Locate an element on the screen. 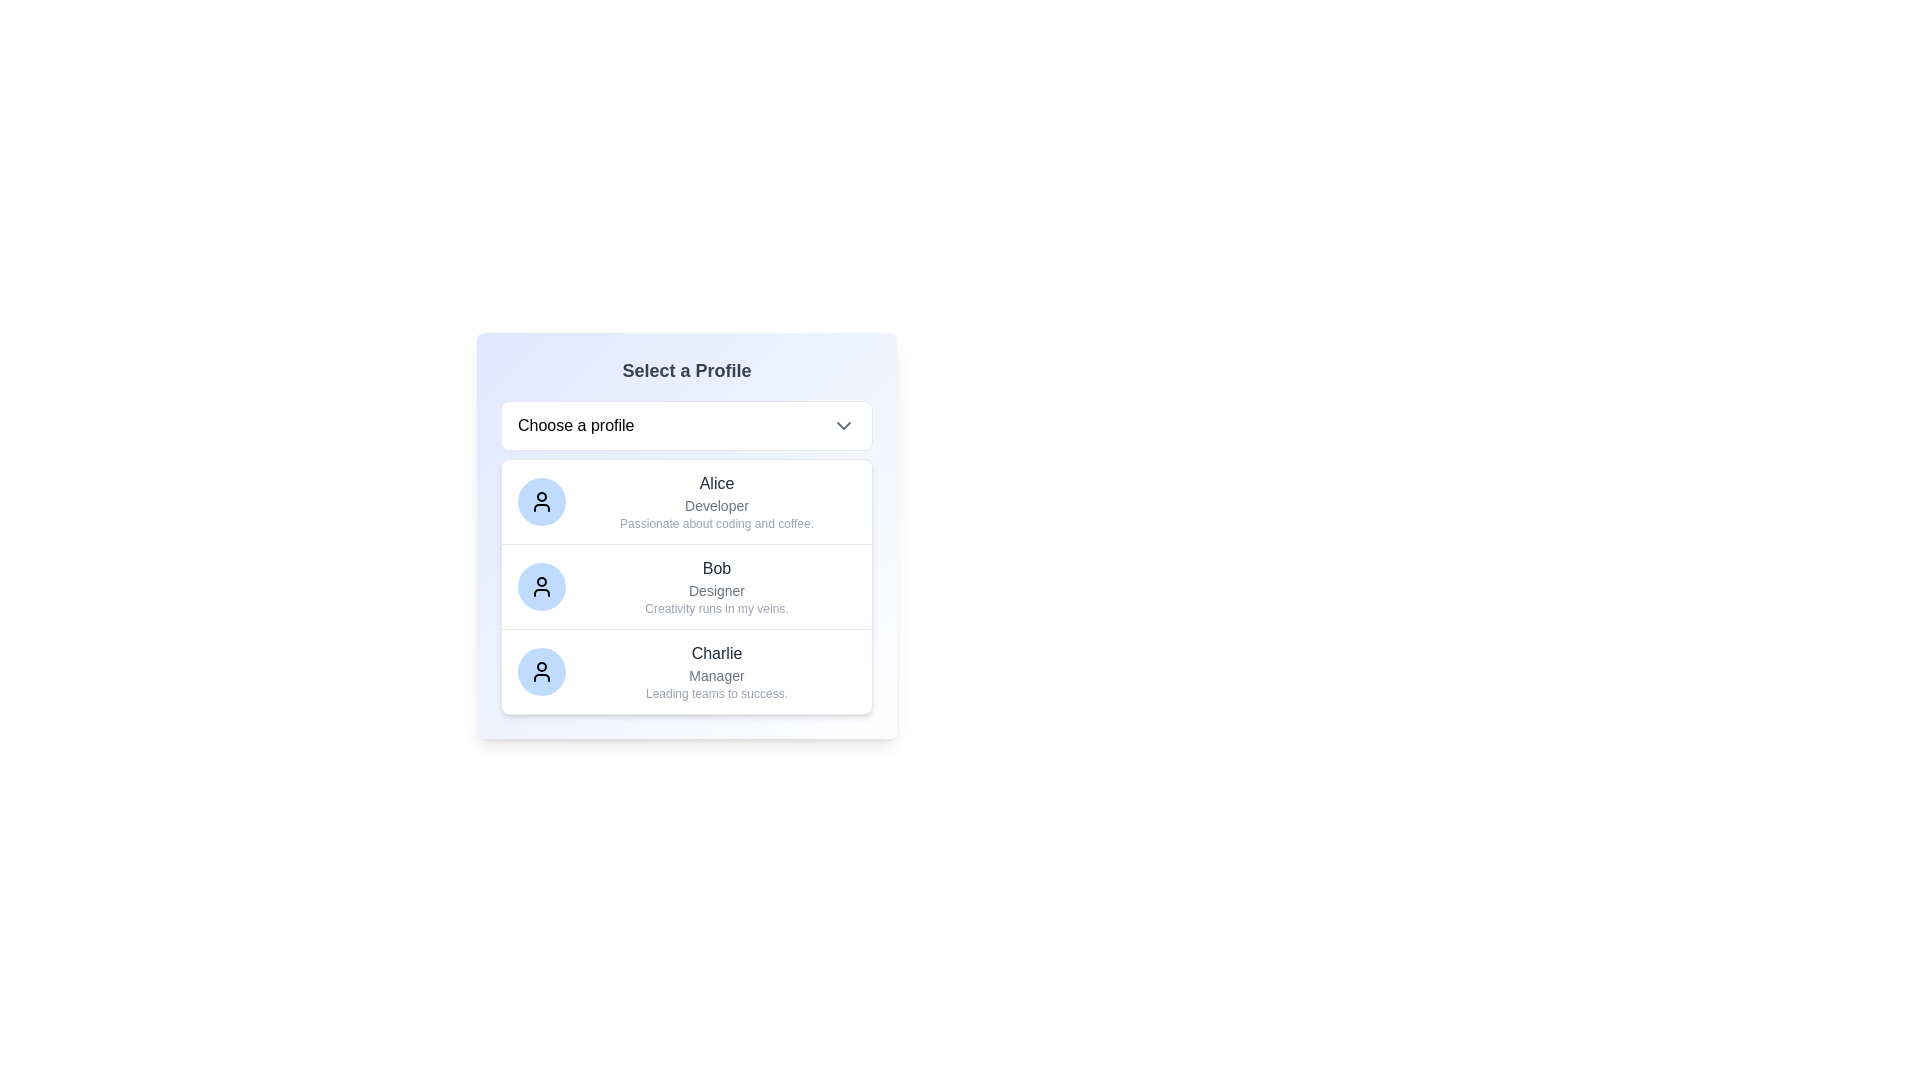 The image size is (1920, 1080). the text label that contains 'Leading teams to success.' styled in a small, gray, and slightly faded font, located within the profile card for 'Charlie' below the title 'Manager.' is located at coordinates (716, 693).